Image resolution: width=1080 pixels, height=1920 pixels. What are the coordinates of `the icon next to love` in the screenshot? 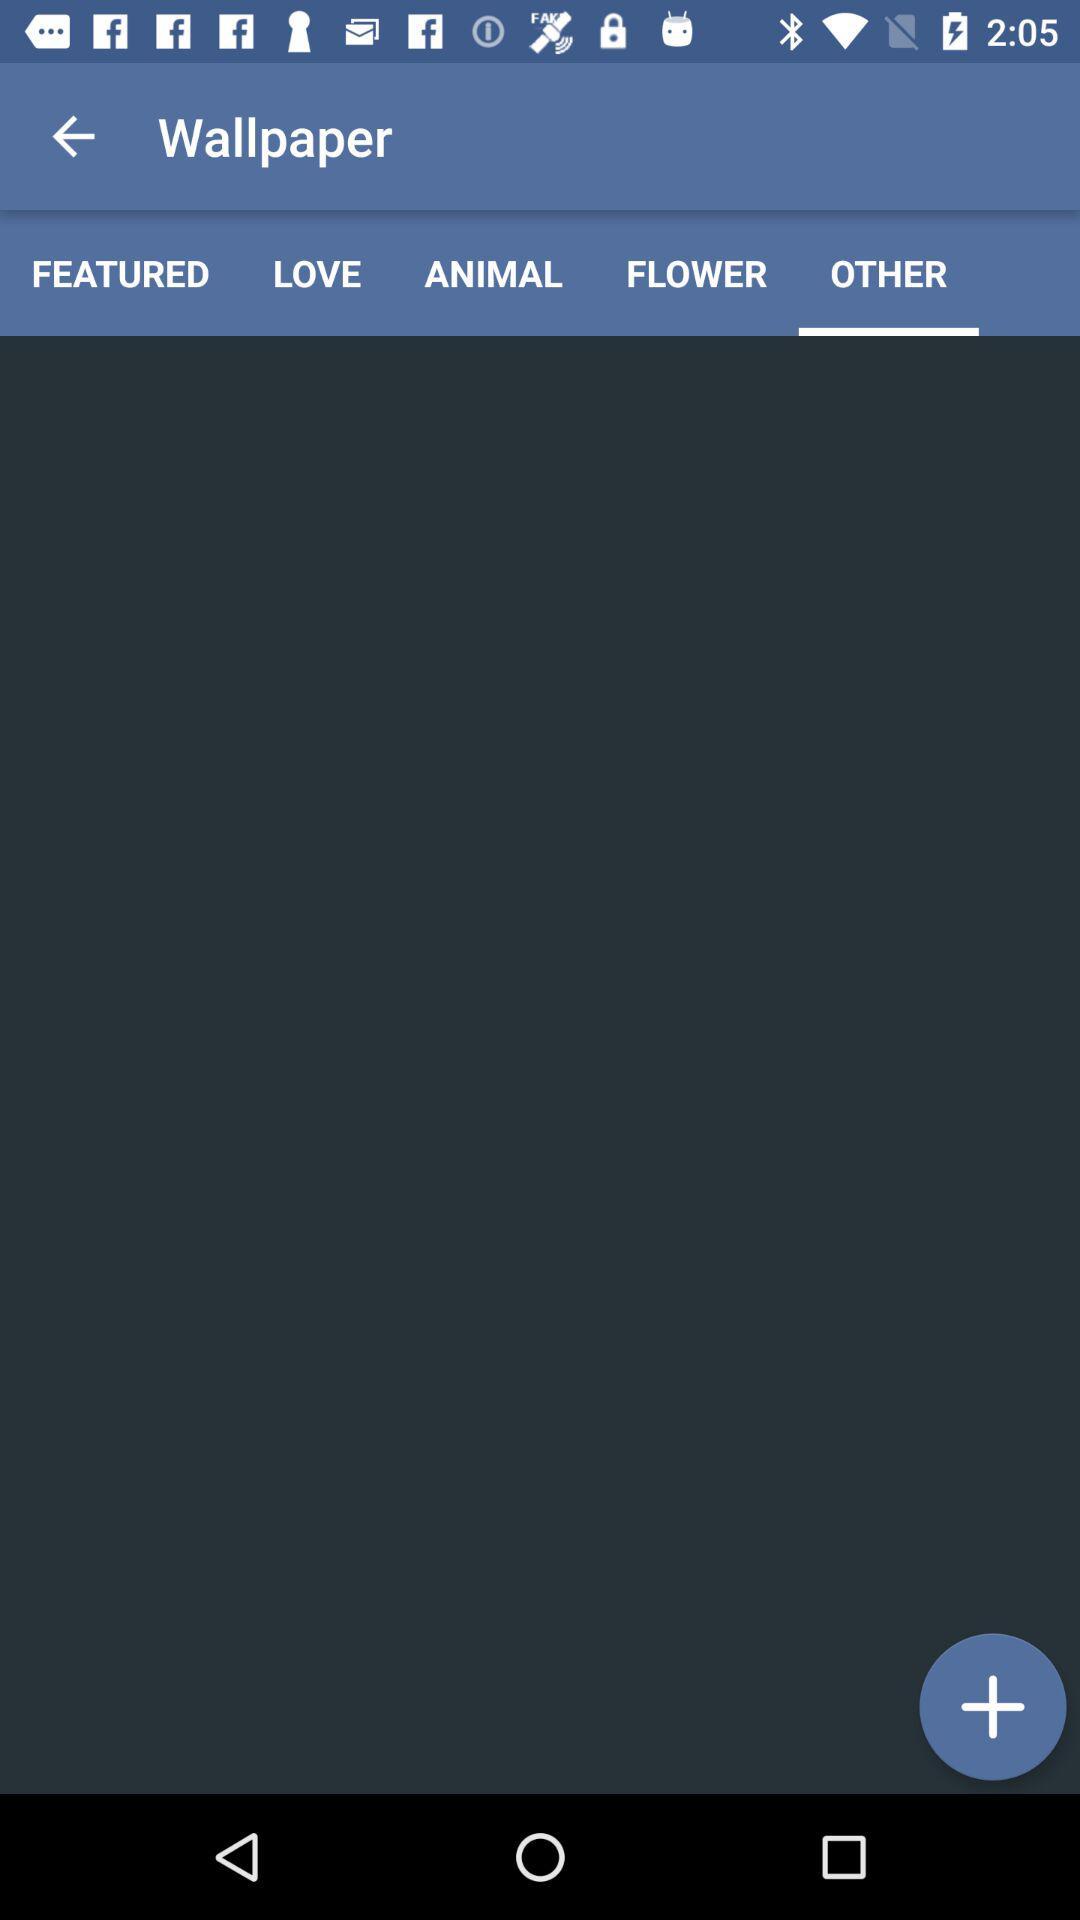 It's located at (493, 272).